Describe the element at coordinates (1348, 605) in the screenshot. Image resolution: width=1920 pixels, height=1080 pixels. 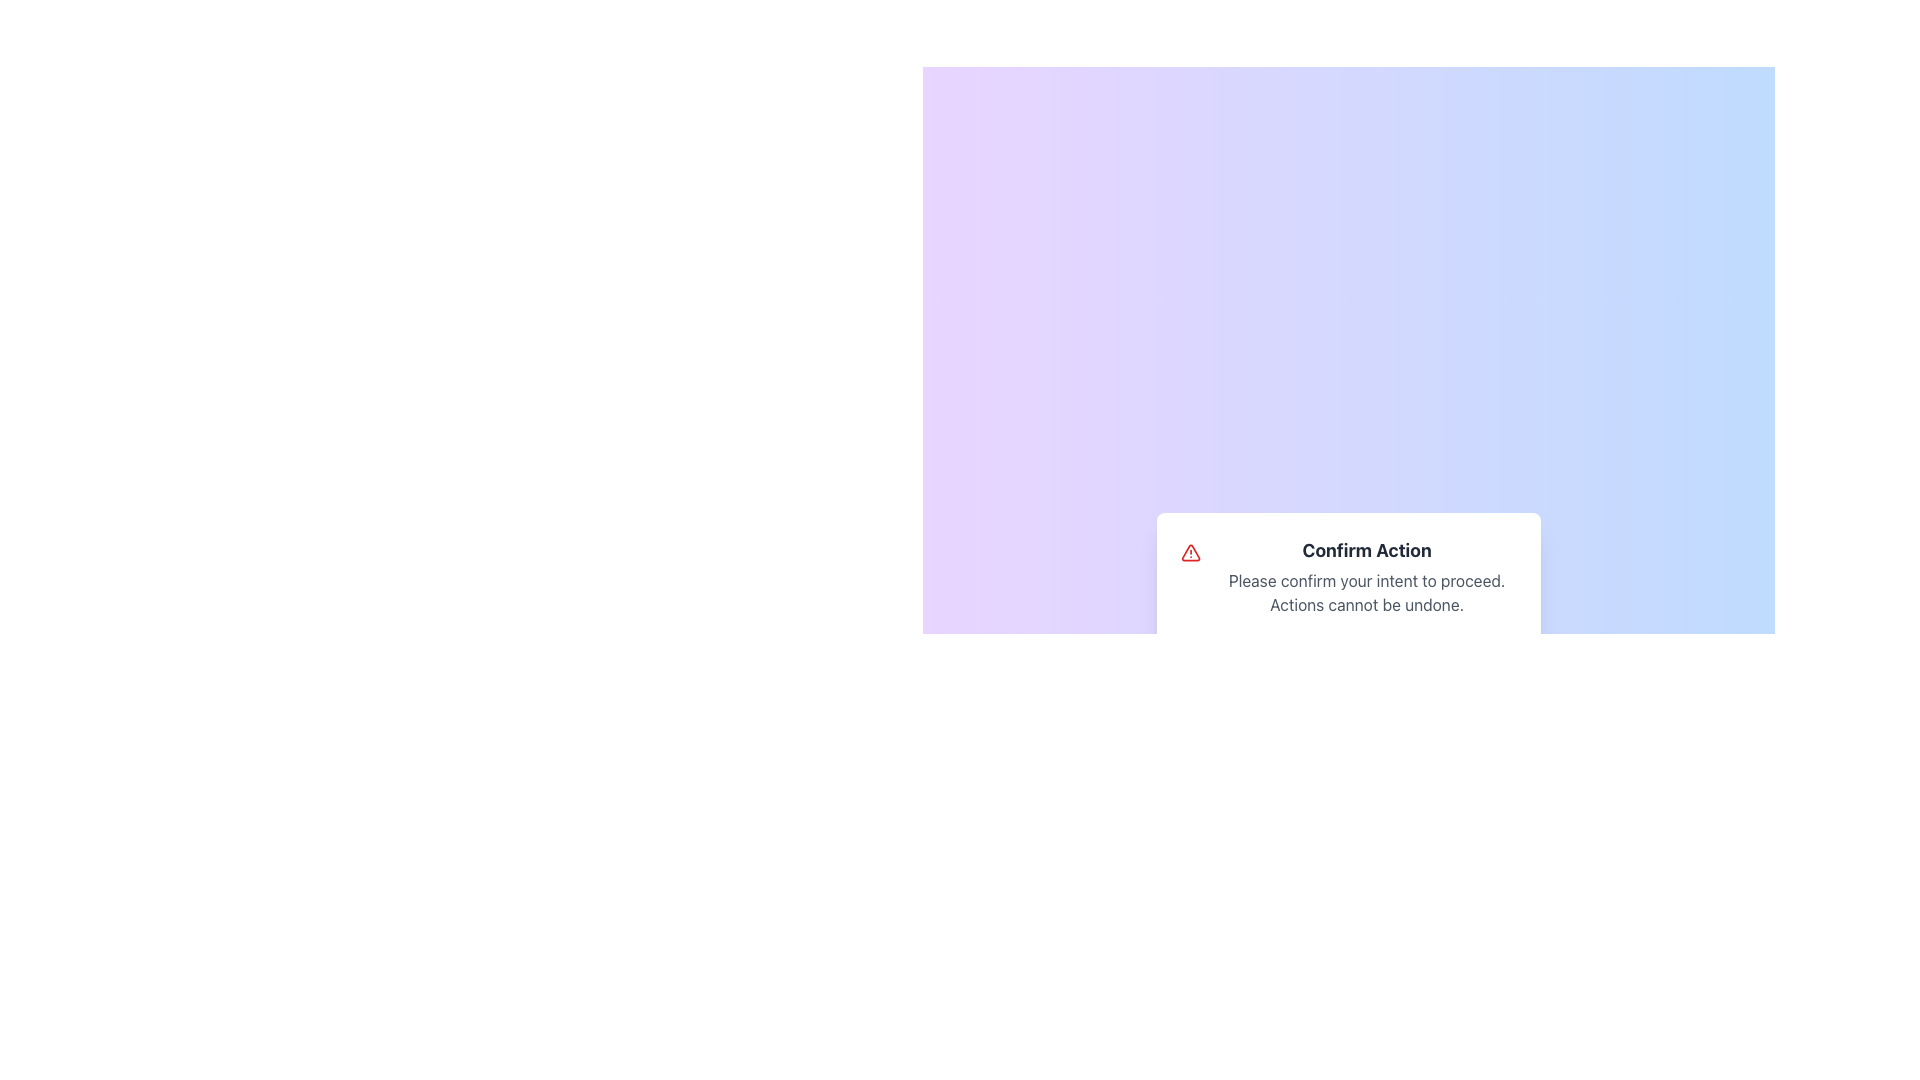
I see `notification from the modal dialog that contains the warning icon and the text 'Confirm Action' with the description 'Please confirm your intent to proceed.'` at that location.